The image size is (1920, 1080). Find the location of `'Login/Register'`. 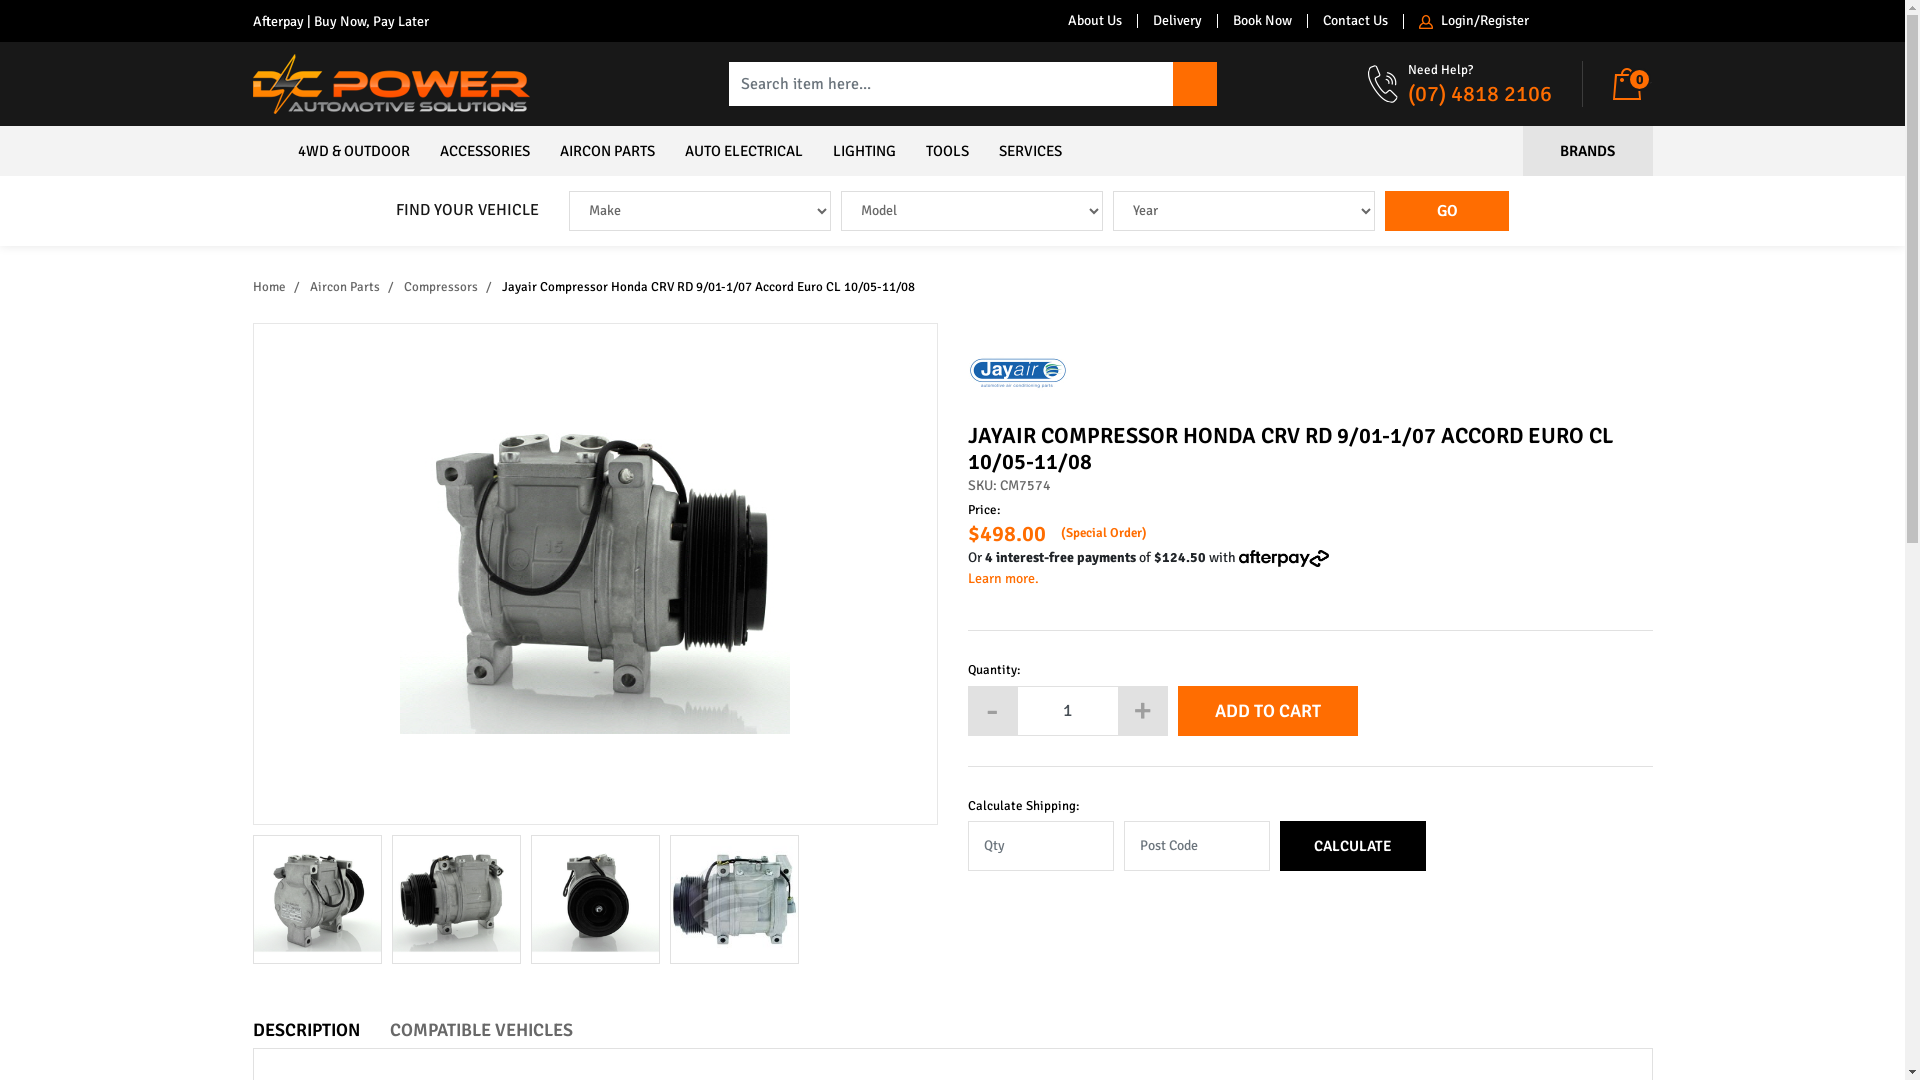

'Login/Register' is located at coordinates (1472, 21).